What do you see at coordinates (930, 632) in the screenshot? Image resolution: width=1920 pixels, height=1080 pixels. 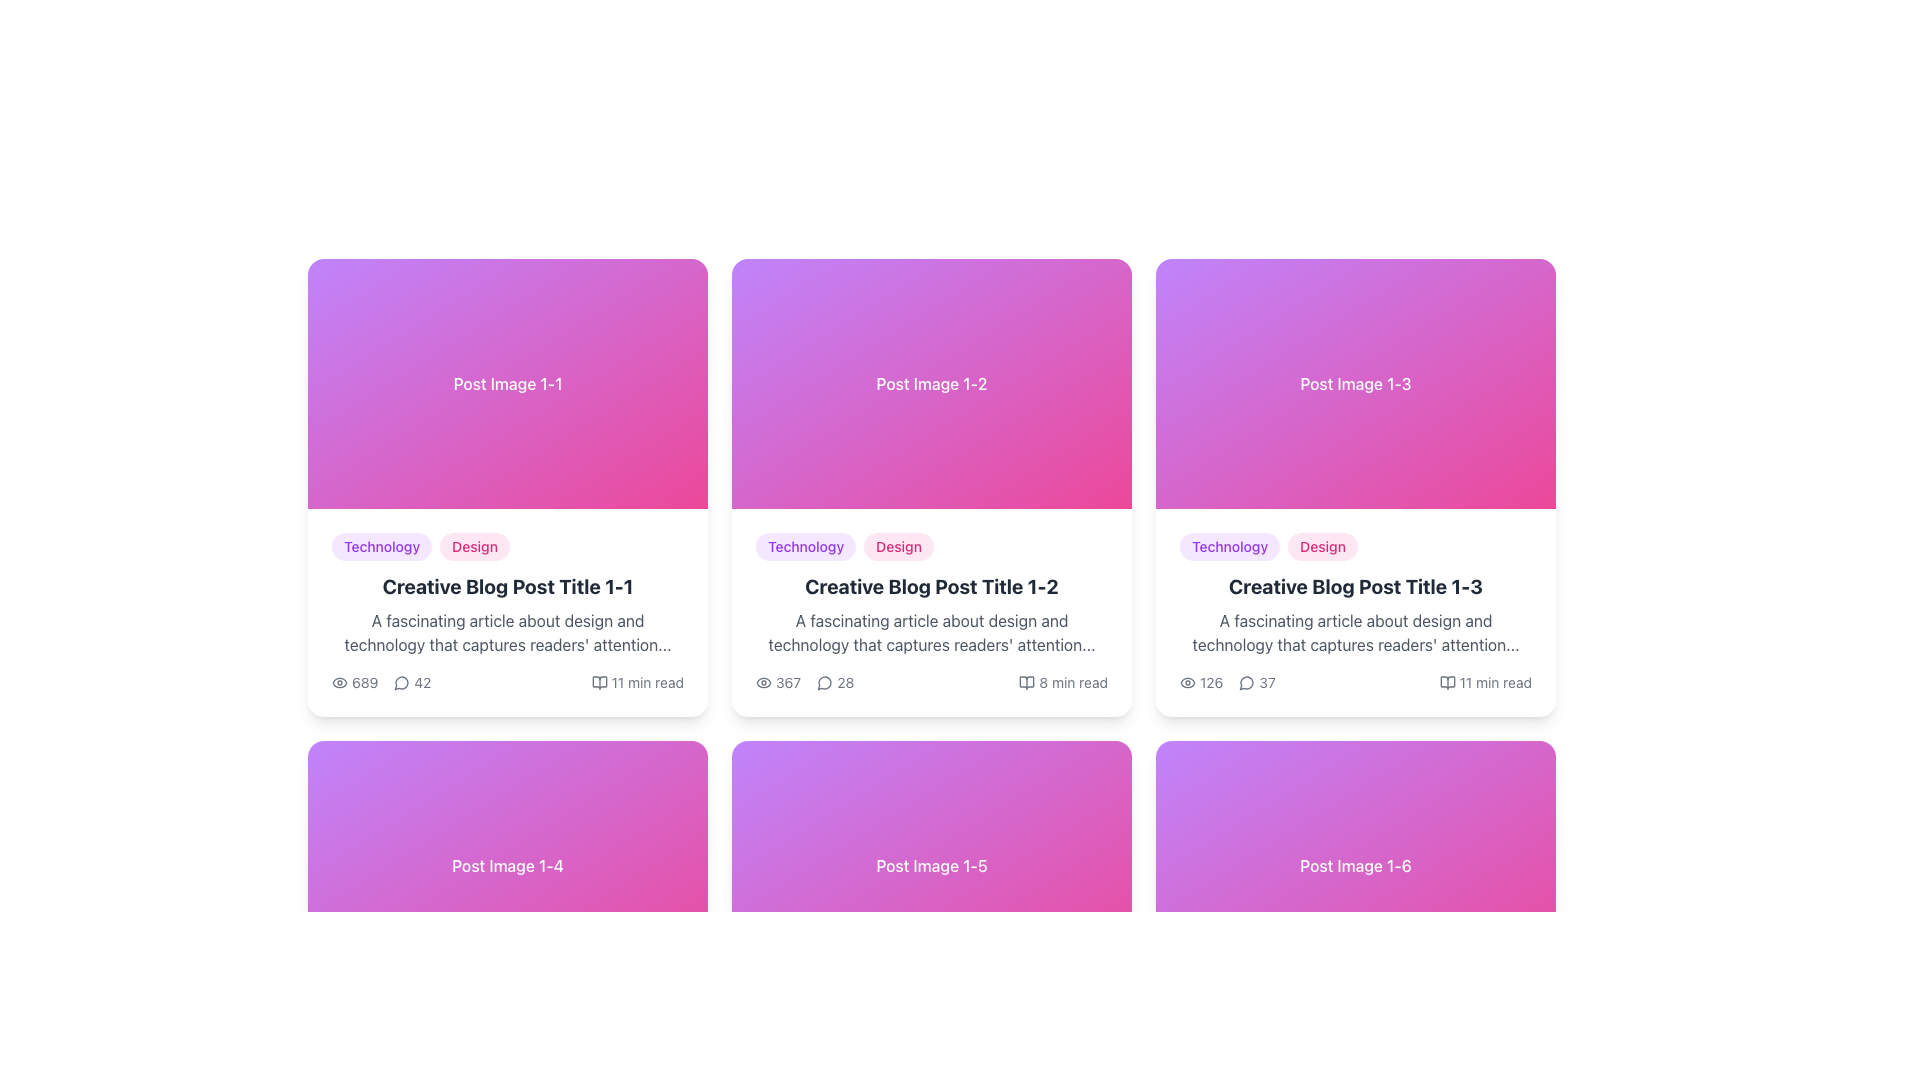 I see `text from the gray text block styled in medium font, positioned below the title 'Creative Blog Post Title 1-2' in the grid card structure` at bounding box center [930, 632].